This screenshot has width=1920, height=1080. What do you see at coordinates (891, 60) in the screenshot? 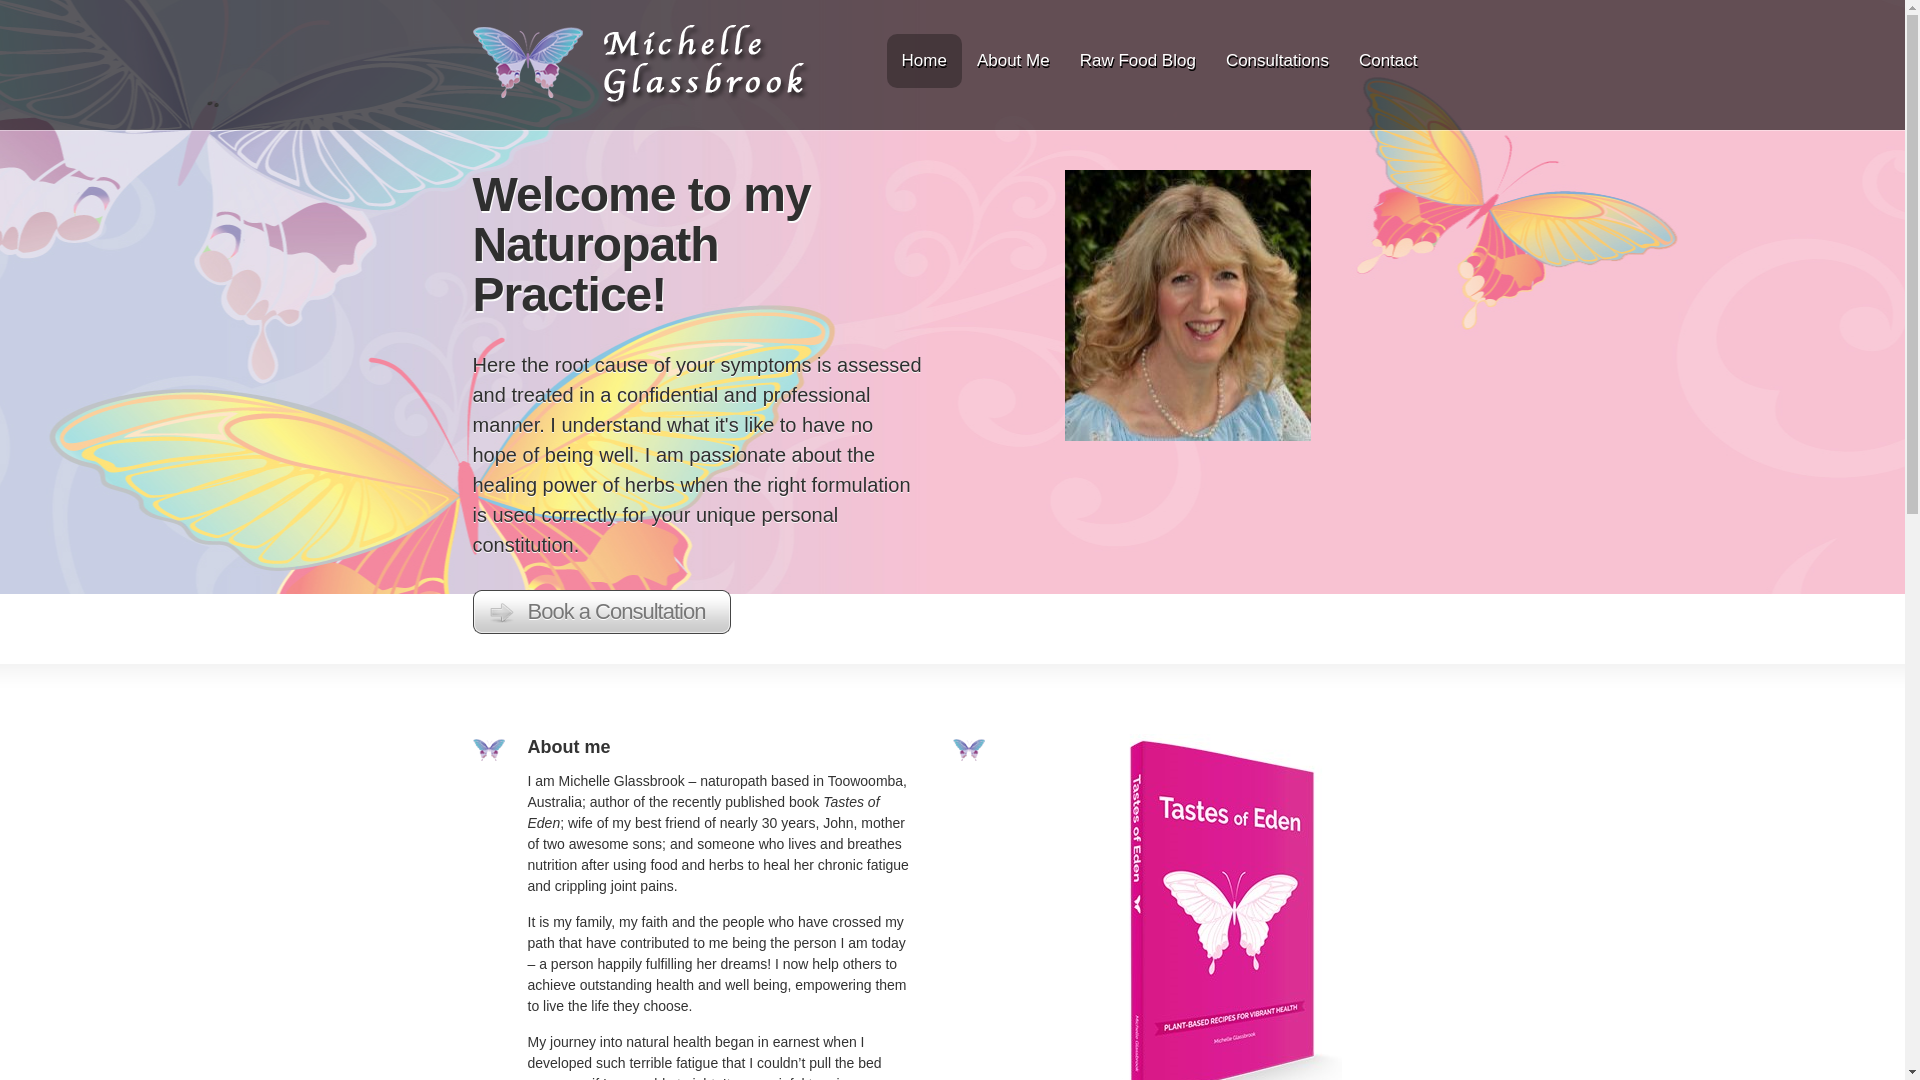
I see `'Home'` at bounding box center [891, 60].